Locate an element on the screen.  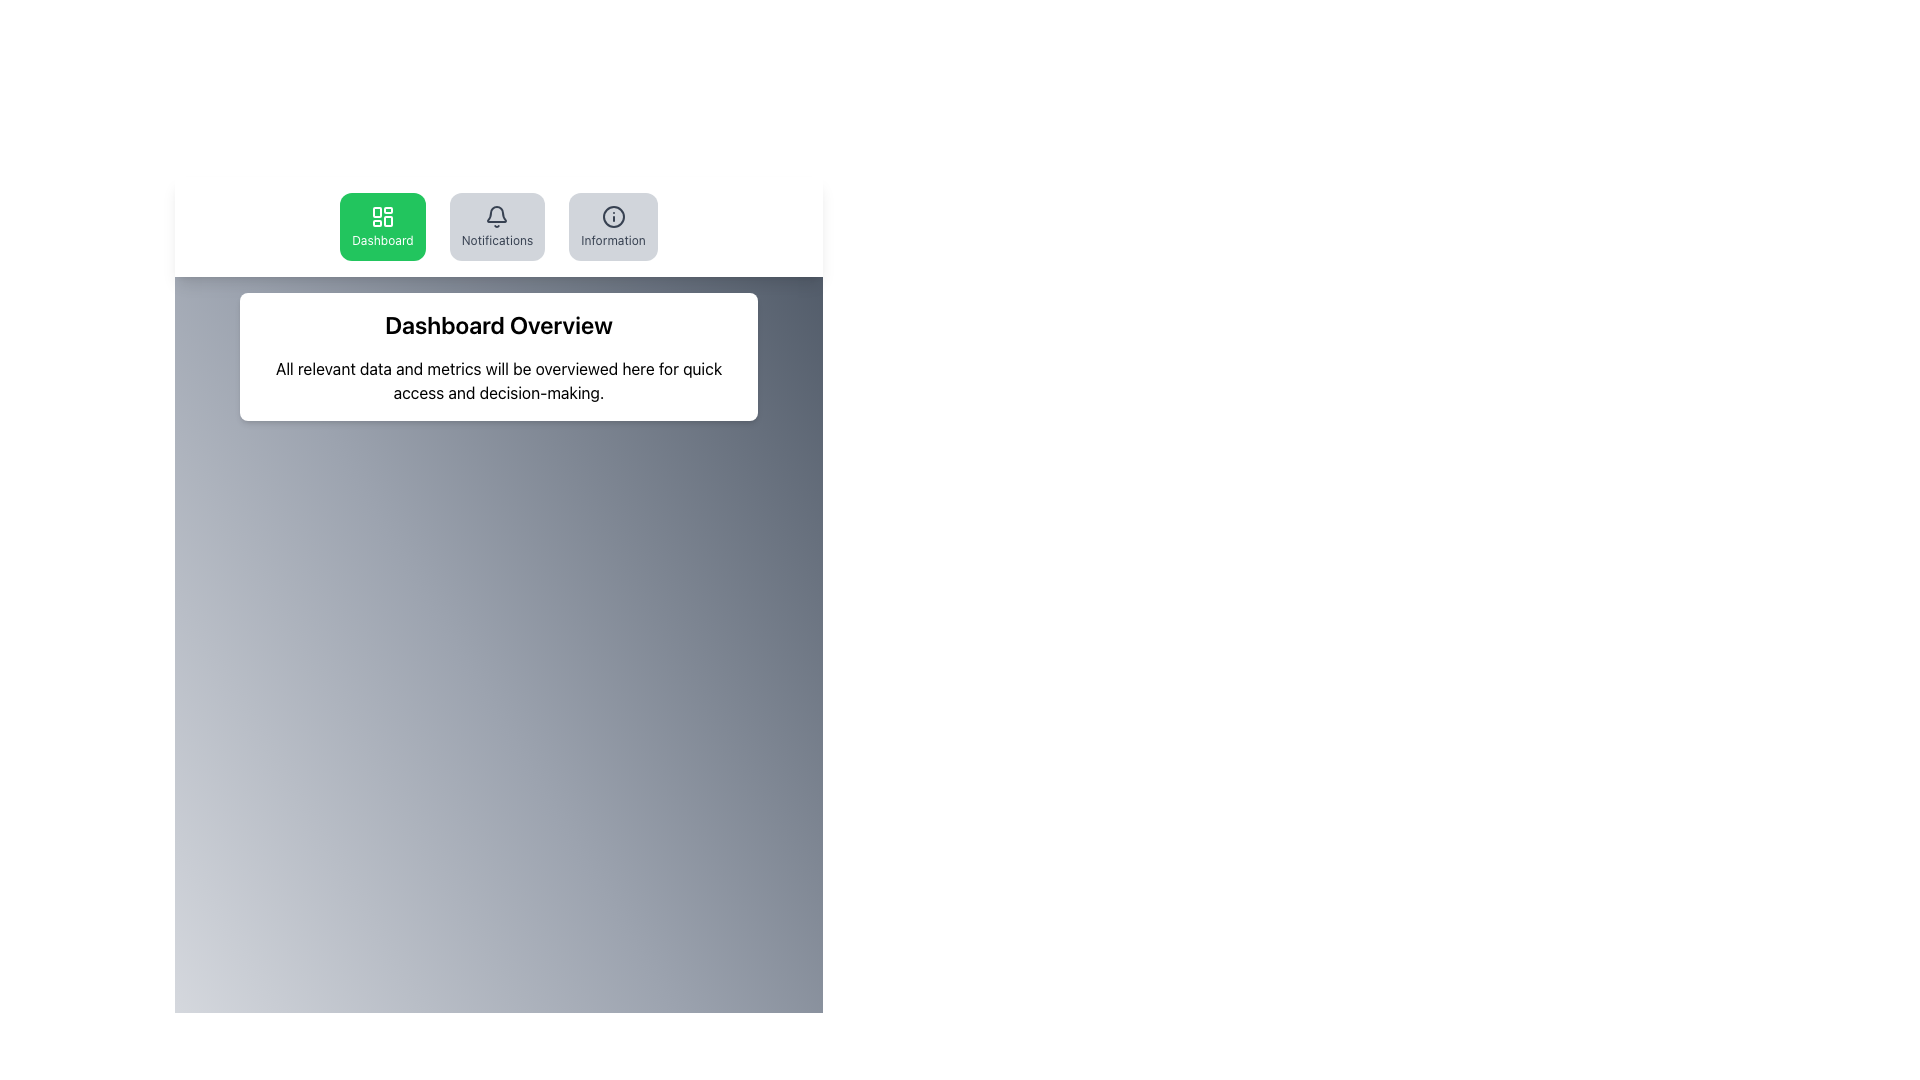
the 'Notifications' label, which is a small text label in light gray color located beneath the bell icon is located at coordinates (497, 239).